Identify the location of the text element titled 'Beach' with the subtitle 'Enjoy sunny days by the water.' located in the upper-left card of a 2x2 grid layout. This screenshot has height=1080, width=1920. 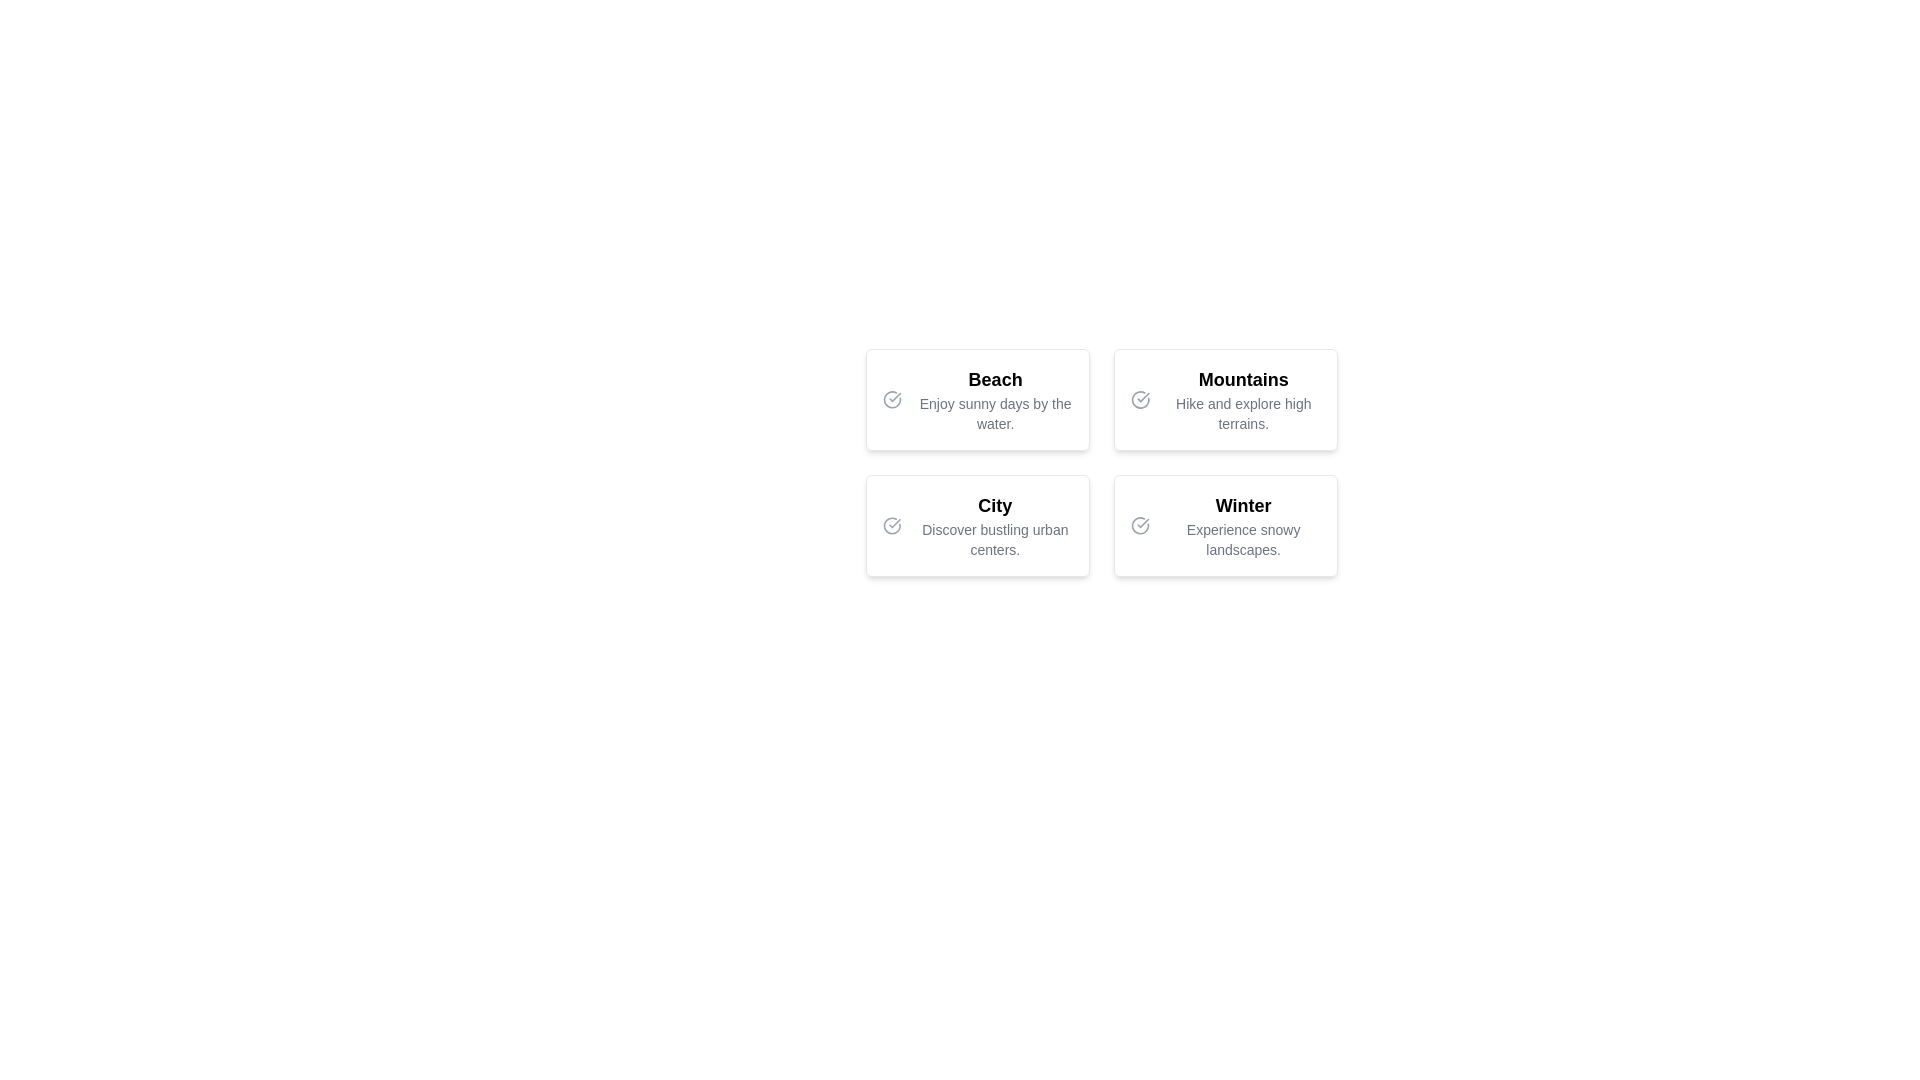
(995, 400).